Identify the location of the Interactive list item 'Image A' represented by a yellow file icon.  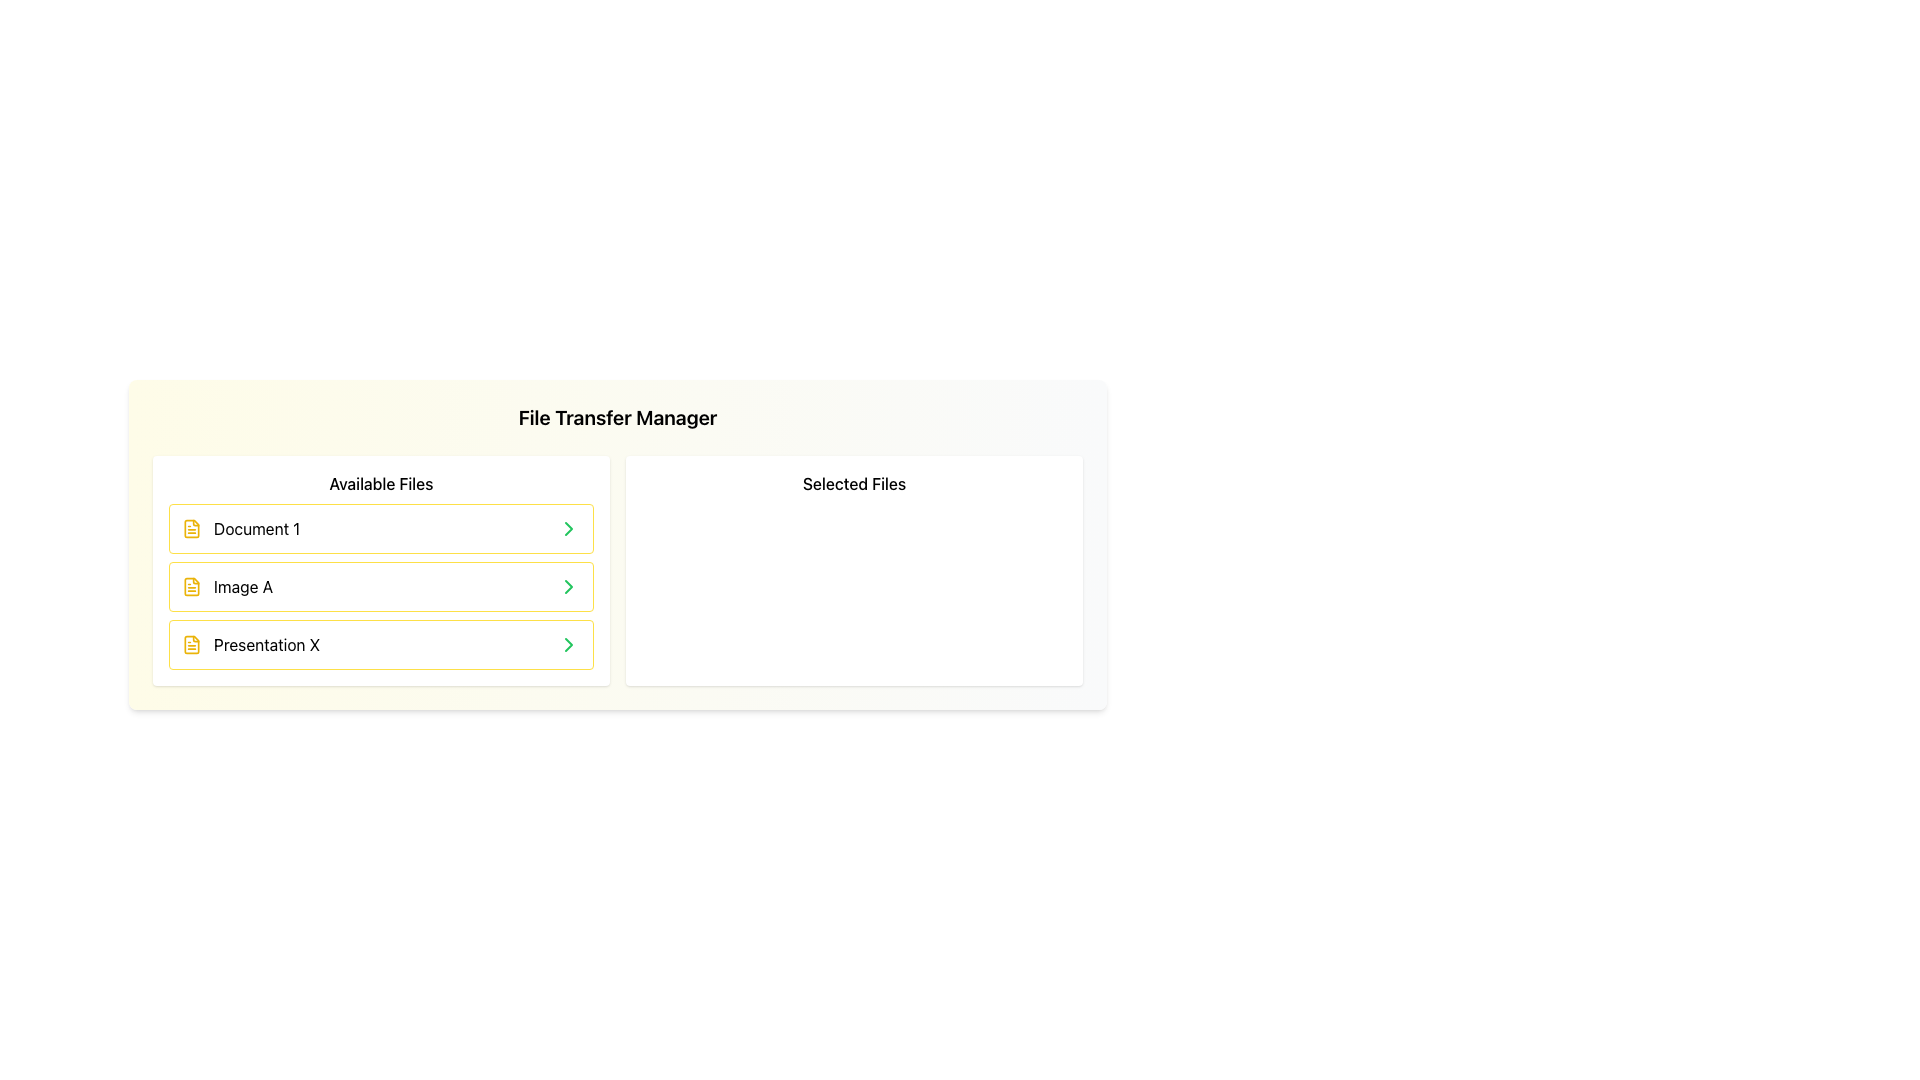
(227, 585).